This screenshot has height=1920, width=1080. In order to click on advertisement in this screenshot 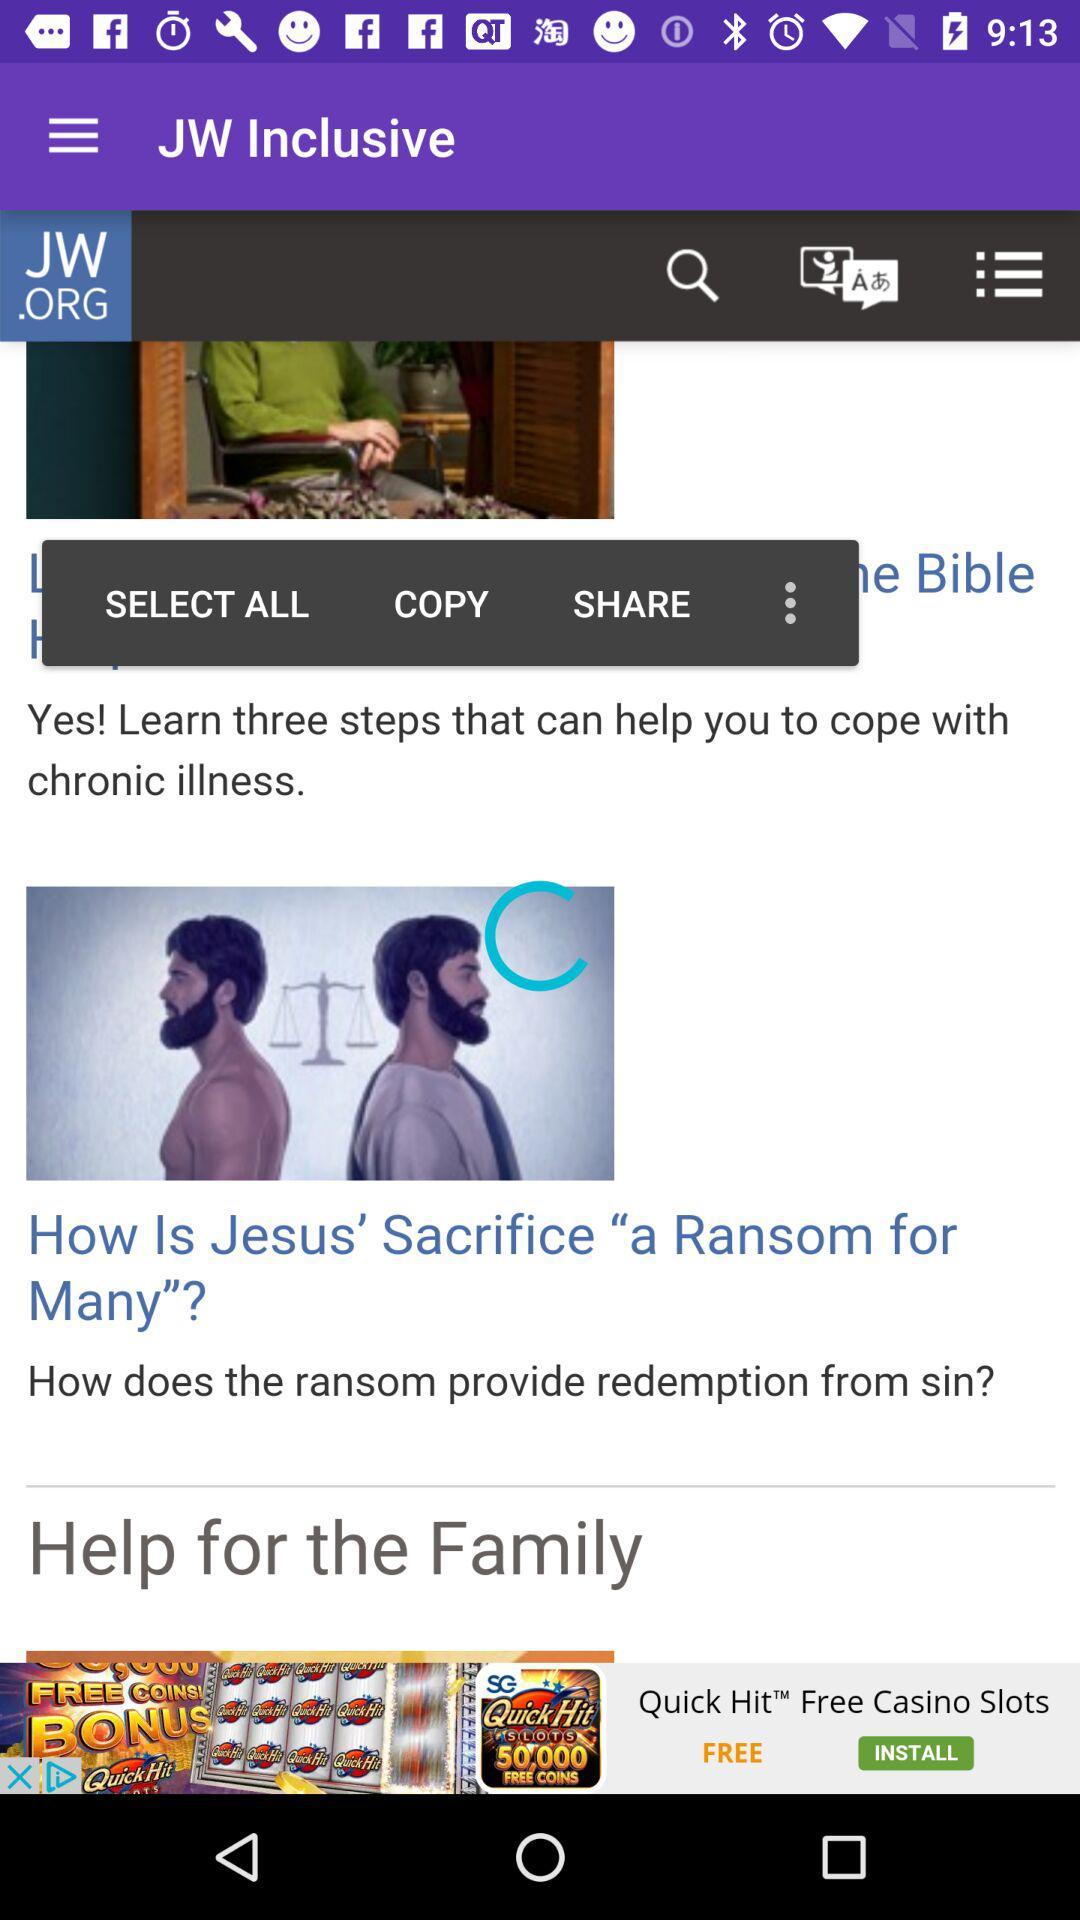, I will do `click(540, 1727)`.